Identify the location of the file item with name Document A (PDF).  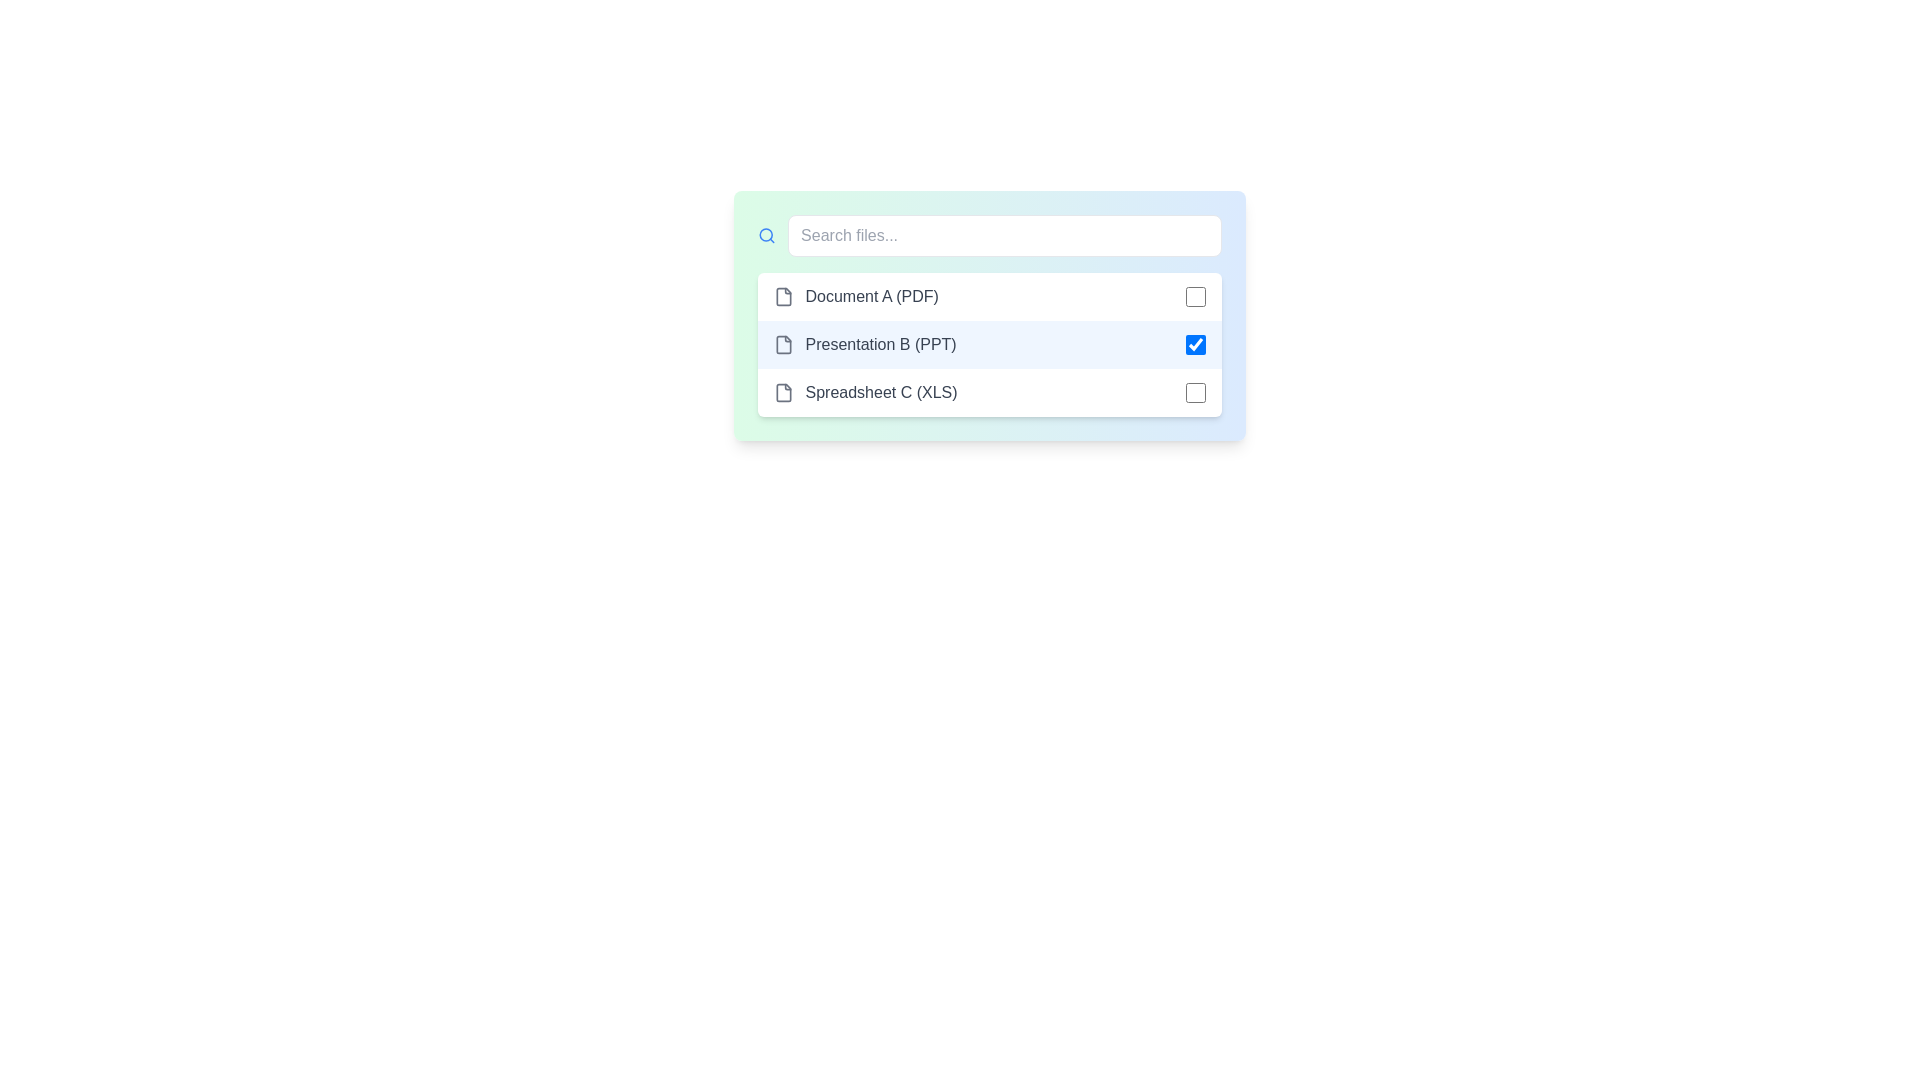
(989, 297).